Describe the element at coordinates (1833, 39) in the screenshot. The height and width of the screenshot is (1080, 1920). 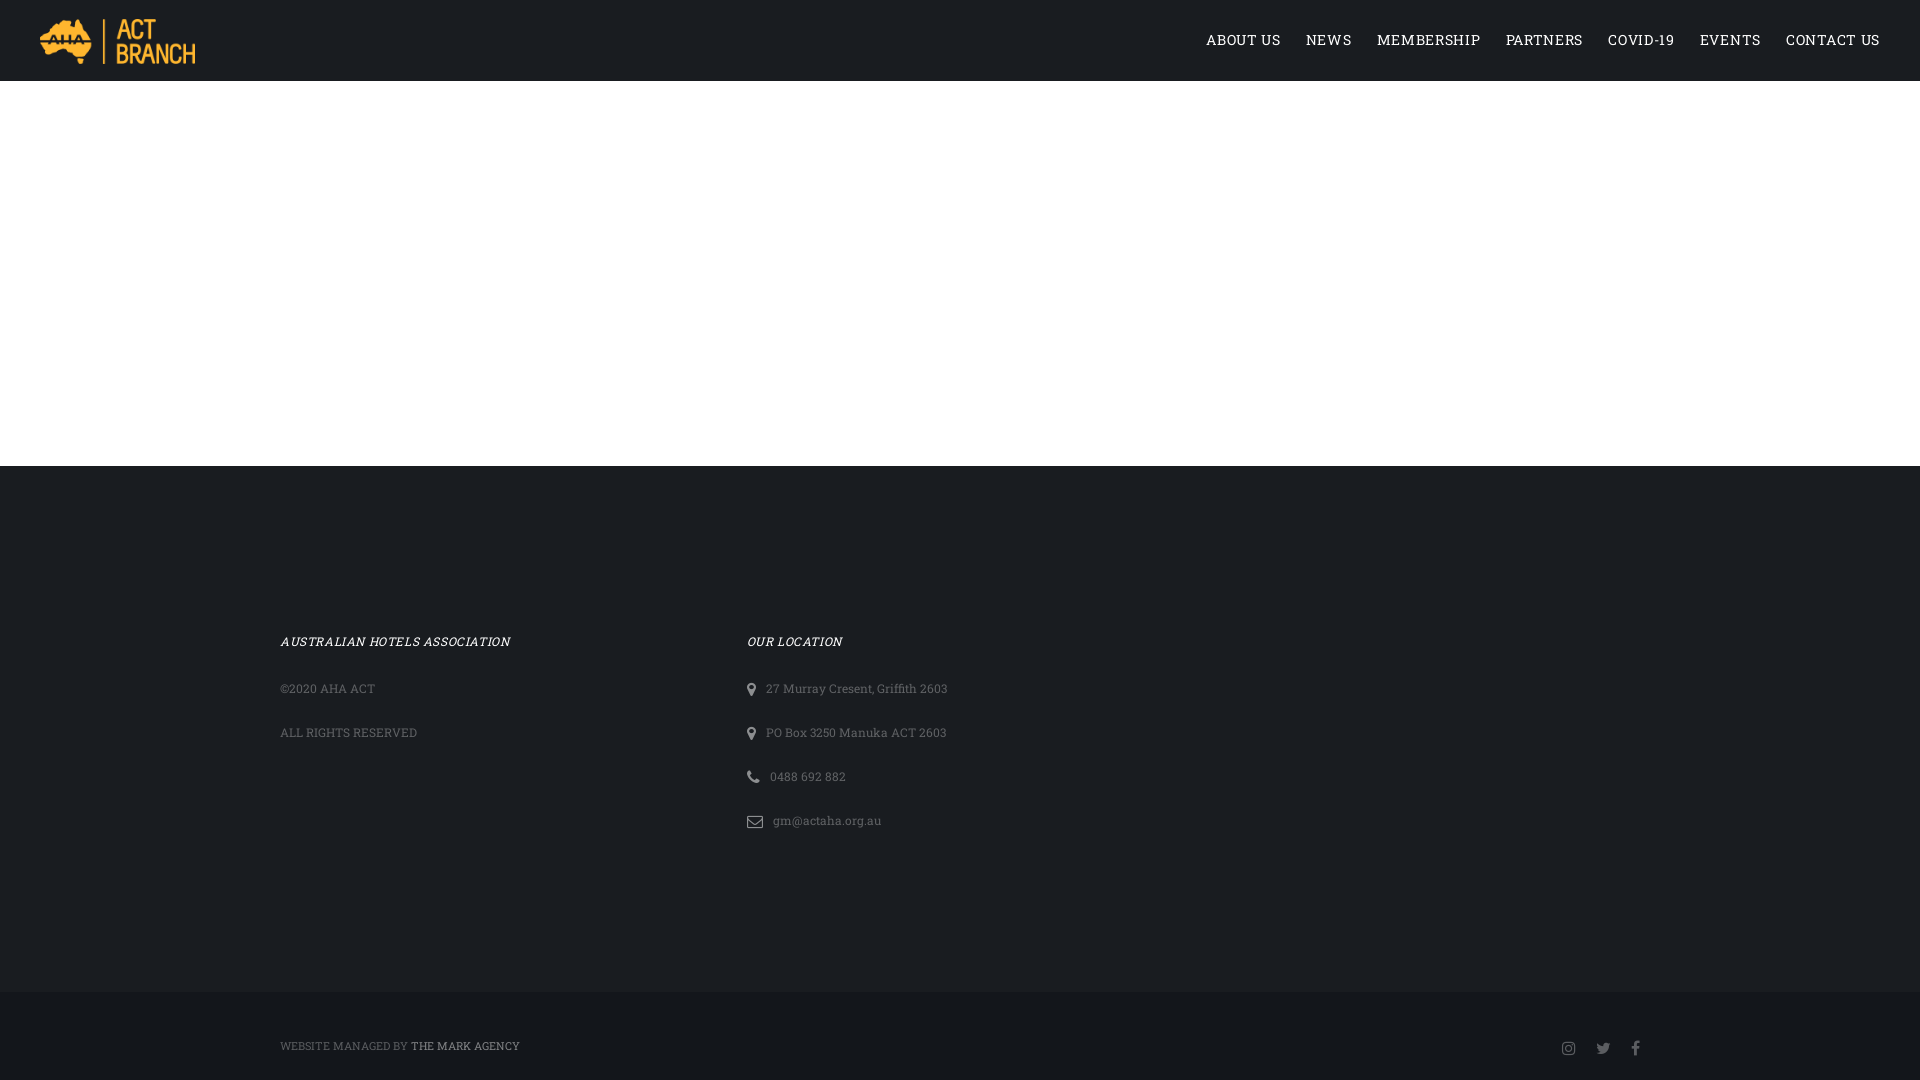
I see `'CONTACT US'` at that location.